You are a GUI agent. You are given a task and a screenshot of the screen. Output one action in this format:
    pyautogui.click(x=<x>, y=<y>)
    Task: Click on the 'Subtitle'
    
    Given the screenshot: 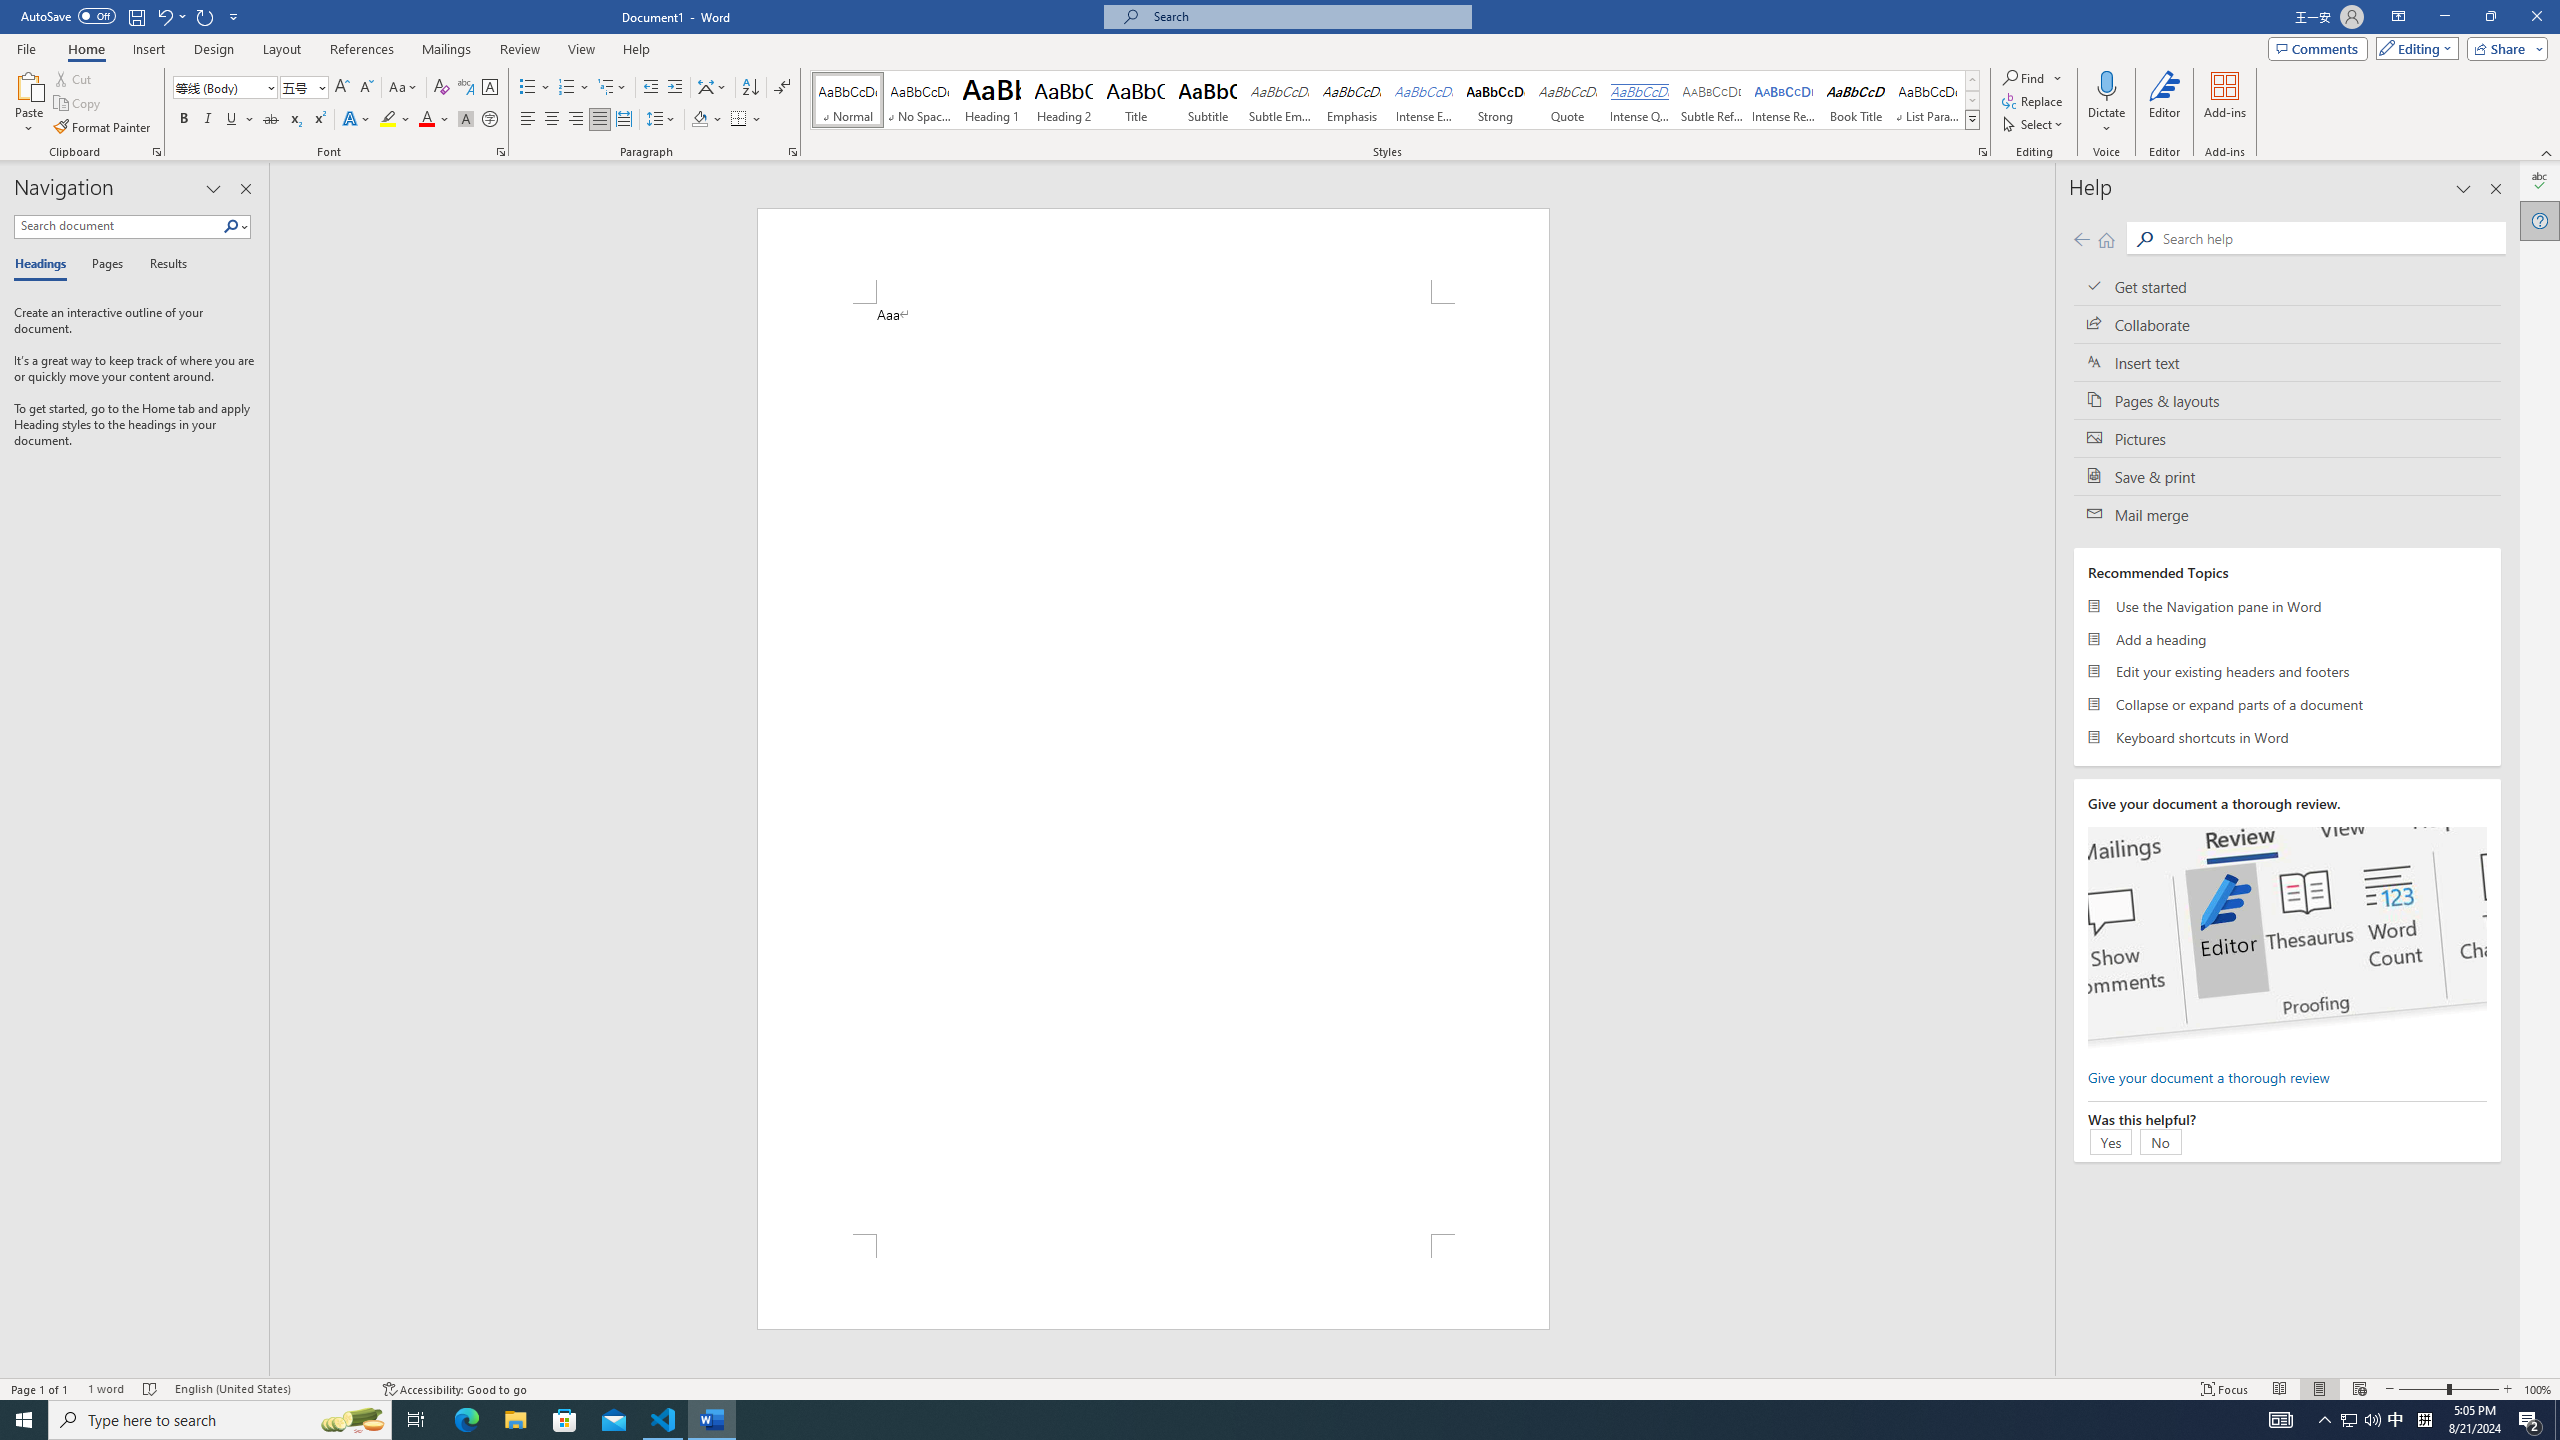 What is the action you would take?
    pyautogui.click(x=1207, y=99)
    